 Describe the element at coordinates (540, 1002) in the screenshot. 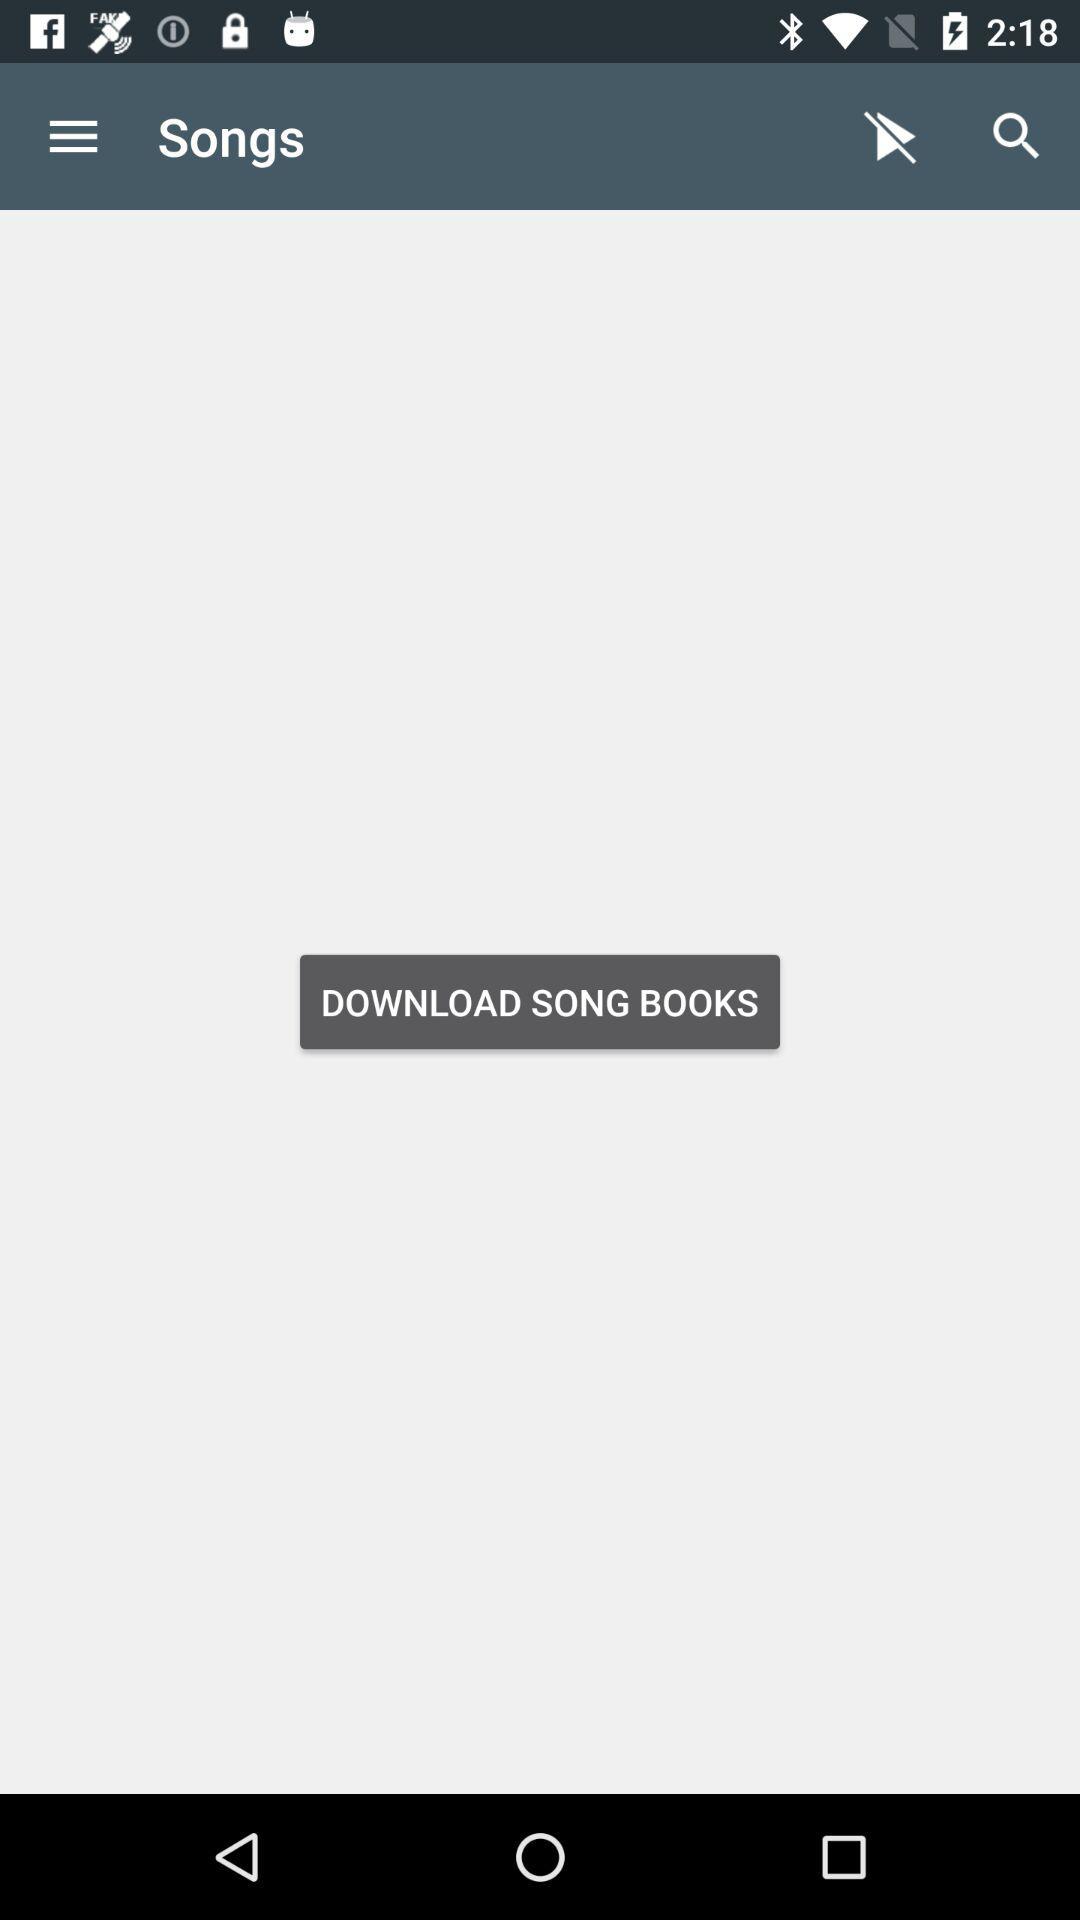

I see `the icon at the center` at that location.